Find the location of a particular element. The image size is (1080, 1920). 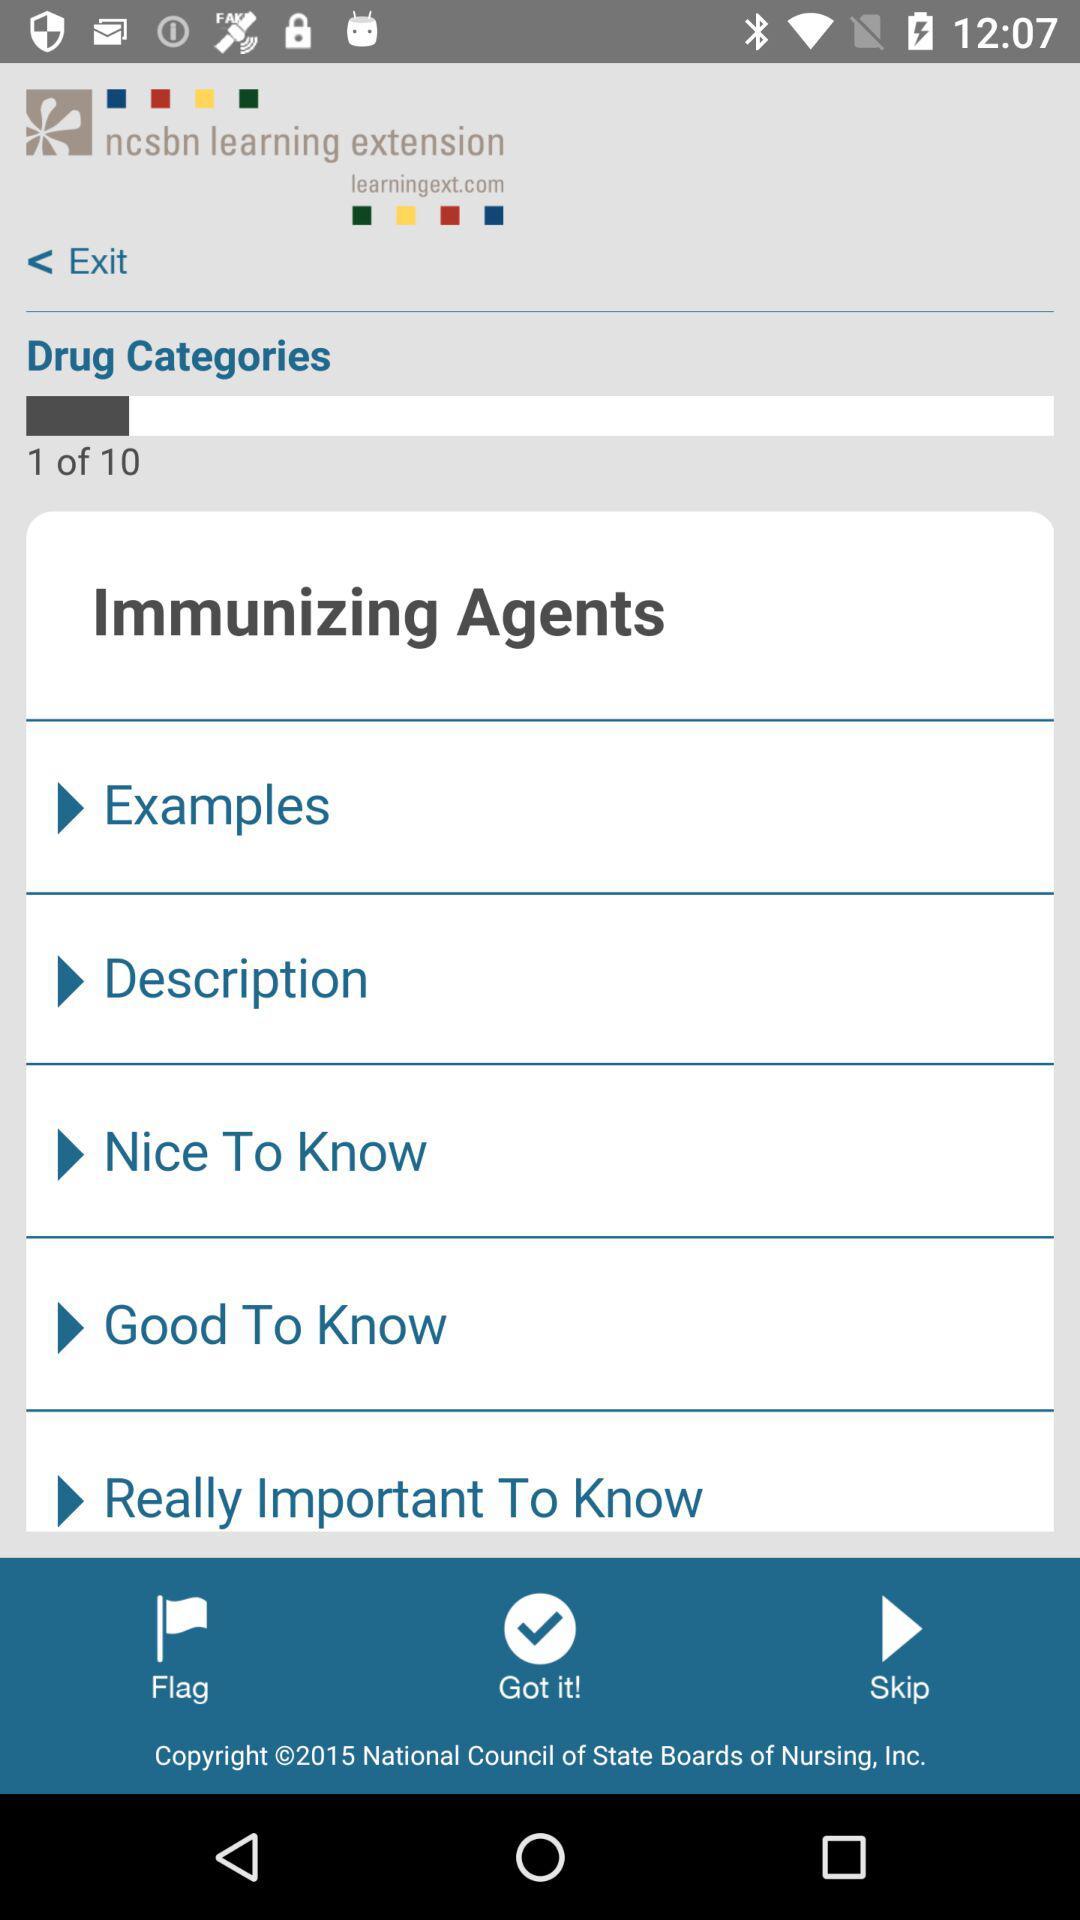

next screen is located at coordinates (540, 1646).